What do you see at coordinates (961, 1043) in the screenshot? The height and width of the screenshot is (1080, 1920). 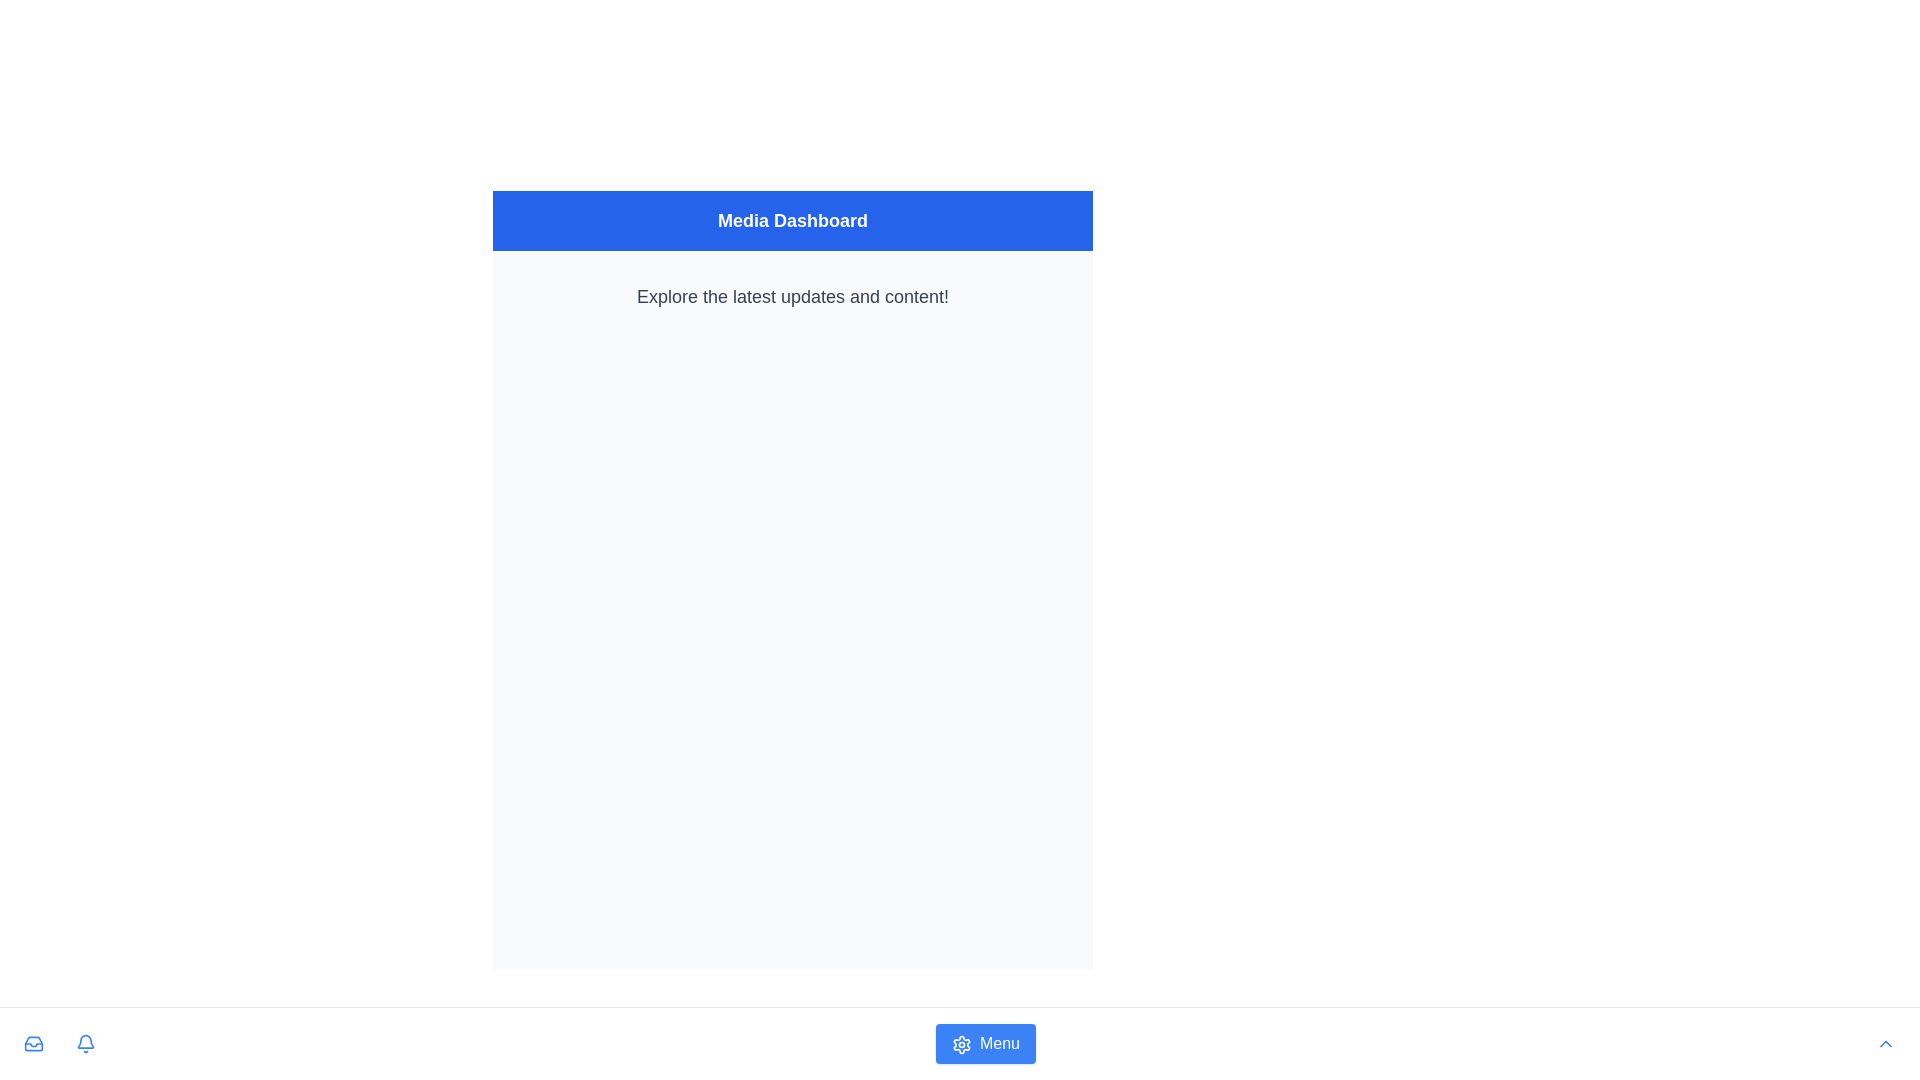 I see `the 'Menu' icon located at the bottom center of the interface` at bounding box center [961, 1043].